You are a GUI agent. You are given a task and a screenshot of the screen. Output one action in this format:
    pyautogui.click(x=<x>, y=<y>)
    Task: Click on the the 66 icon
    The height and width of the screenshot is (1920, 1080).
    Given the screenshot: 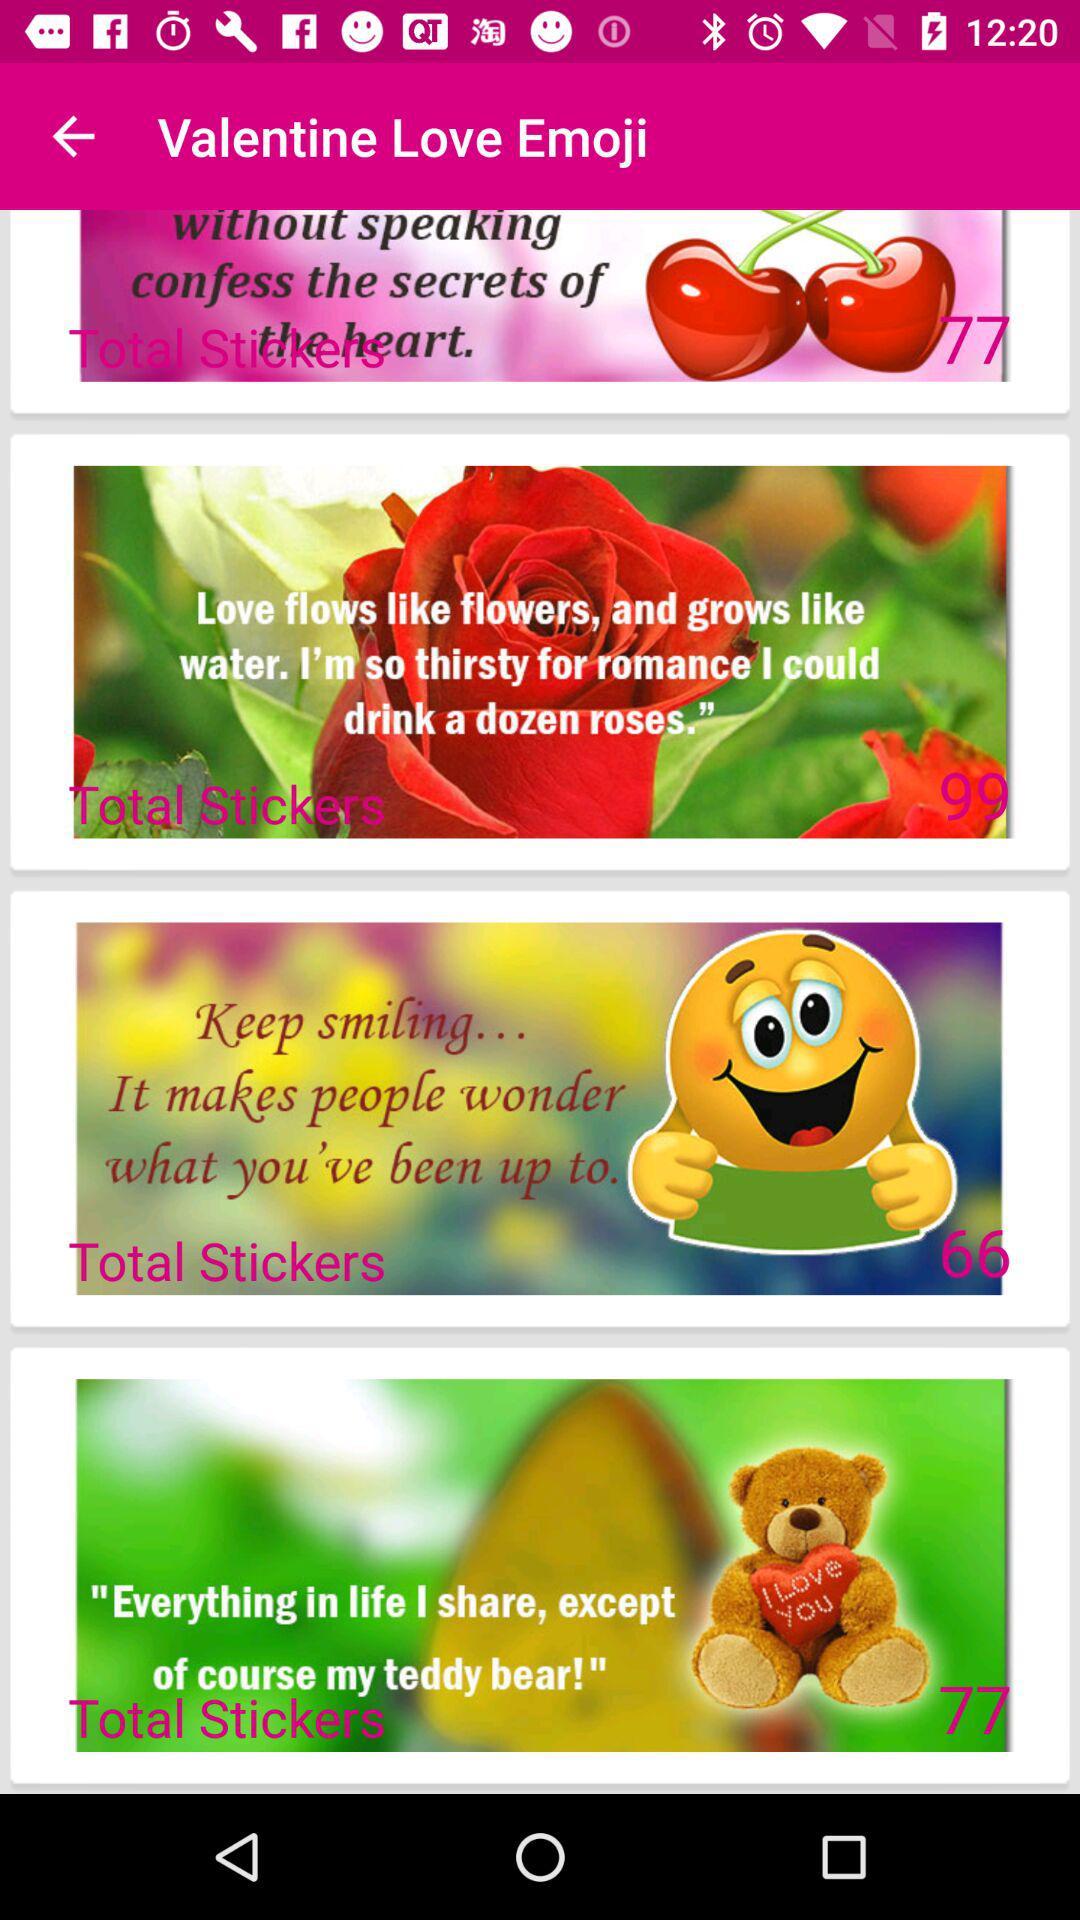 What is the action you would take?
    pyautogui.click(x=974, y=1250)
    